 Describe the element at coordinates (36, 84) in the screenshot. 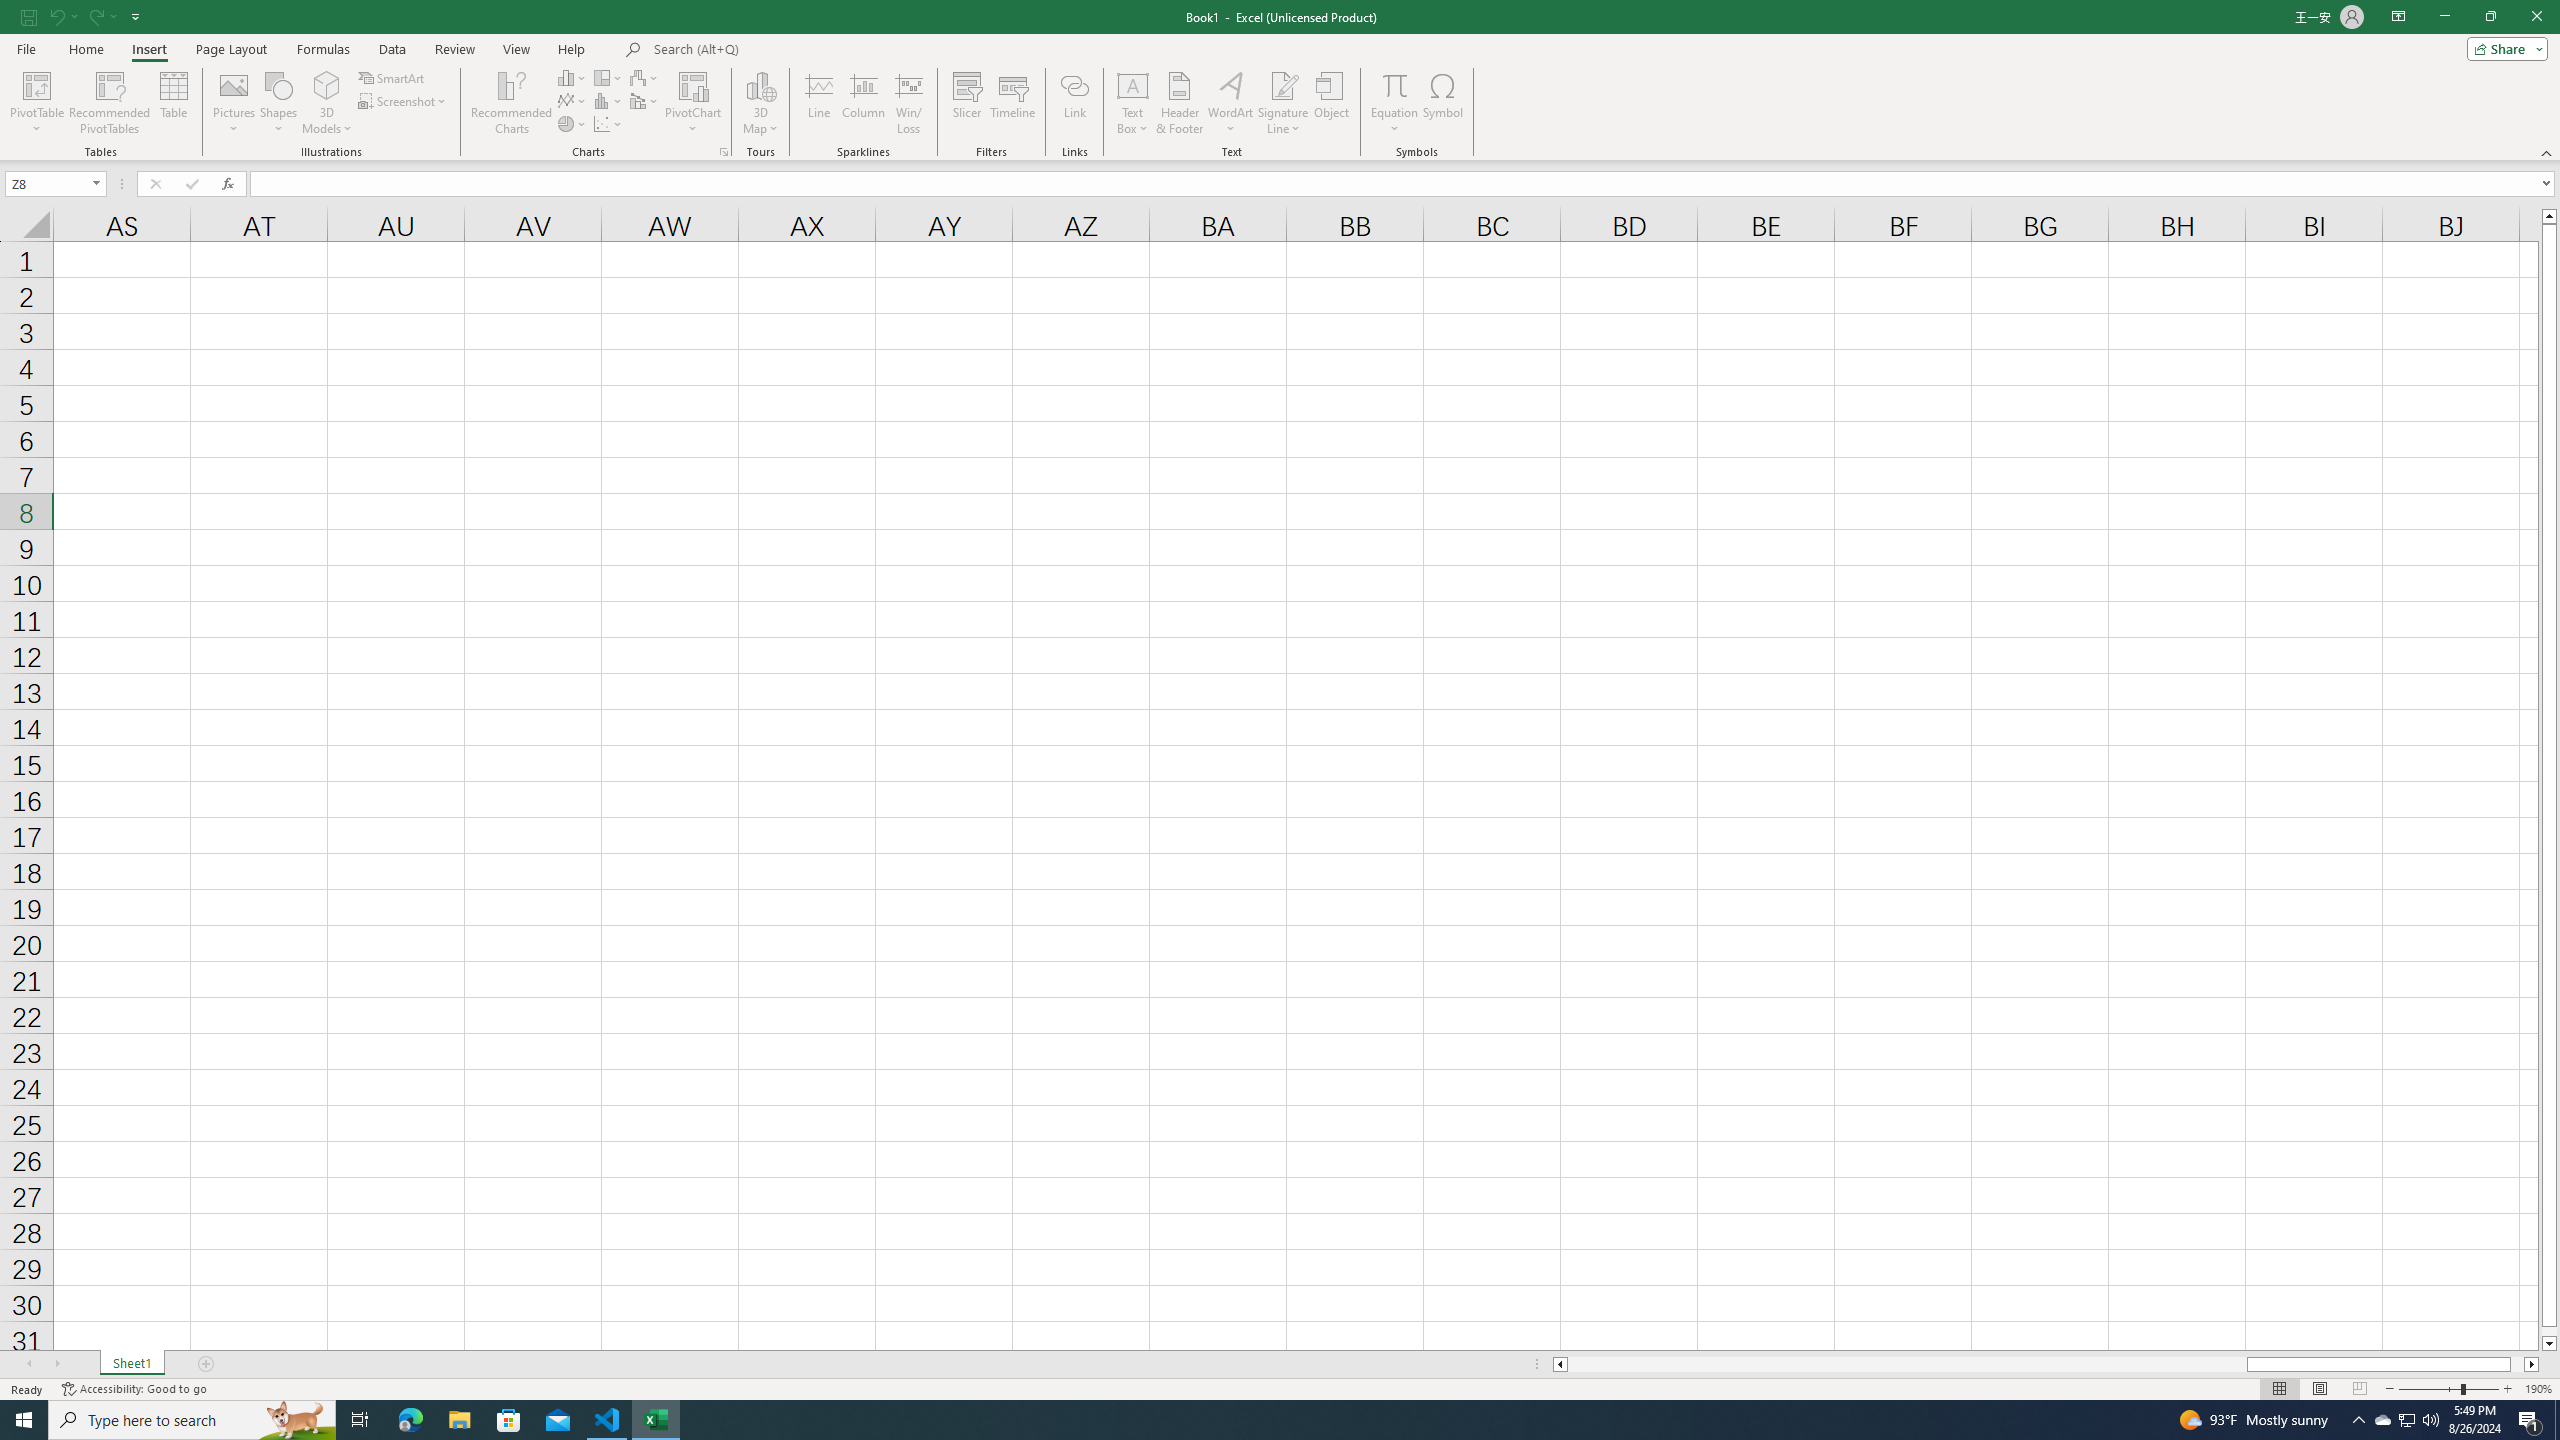

I see `'PivotTable'` at that location.